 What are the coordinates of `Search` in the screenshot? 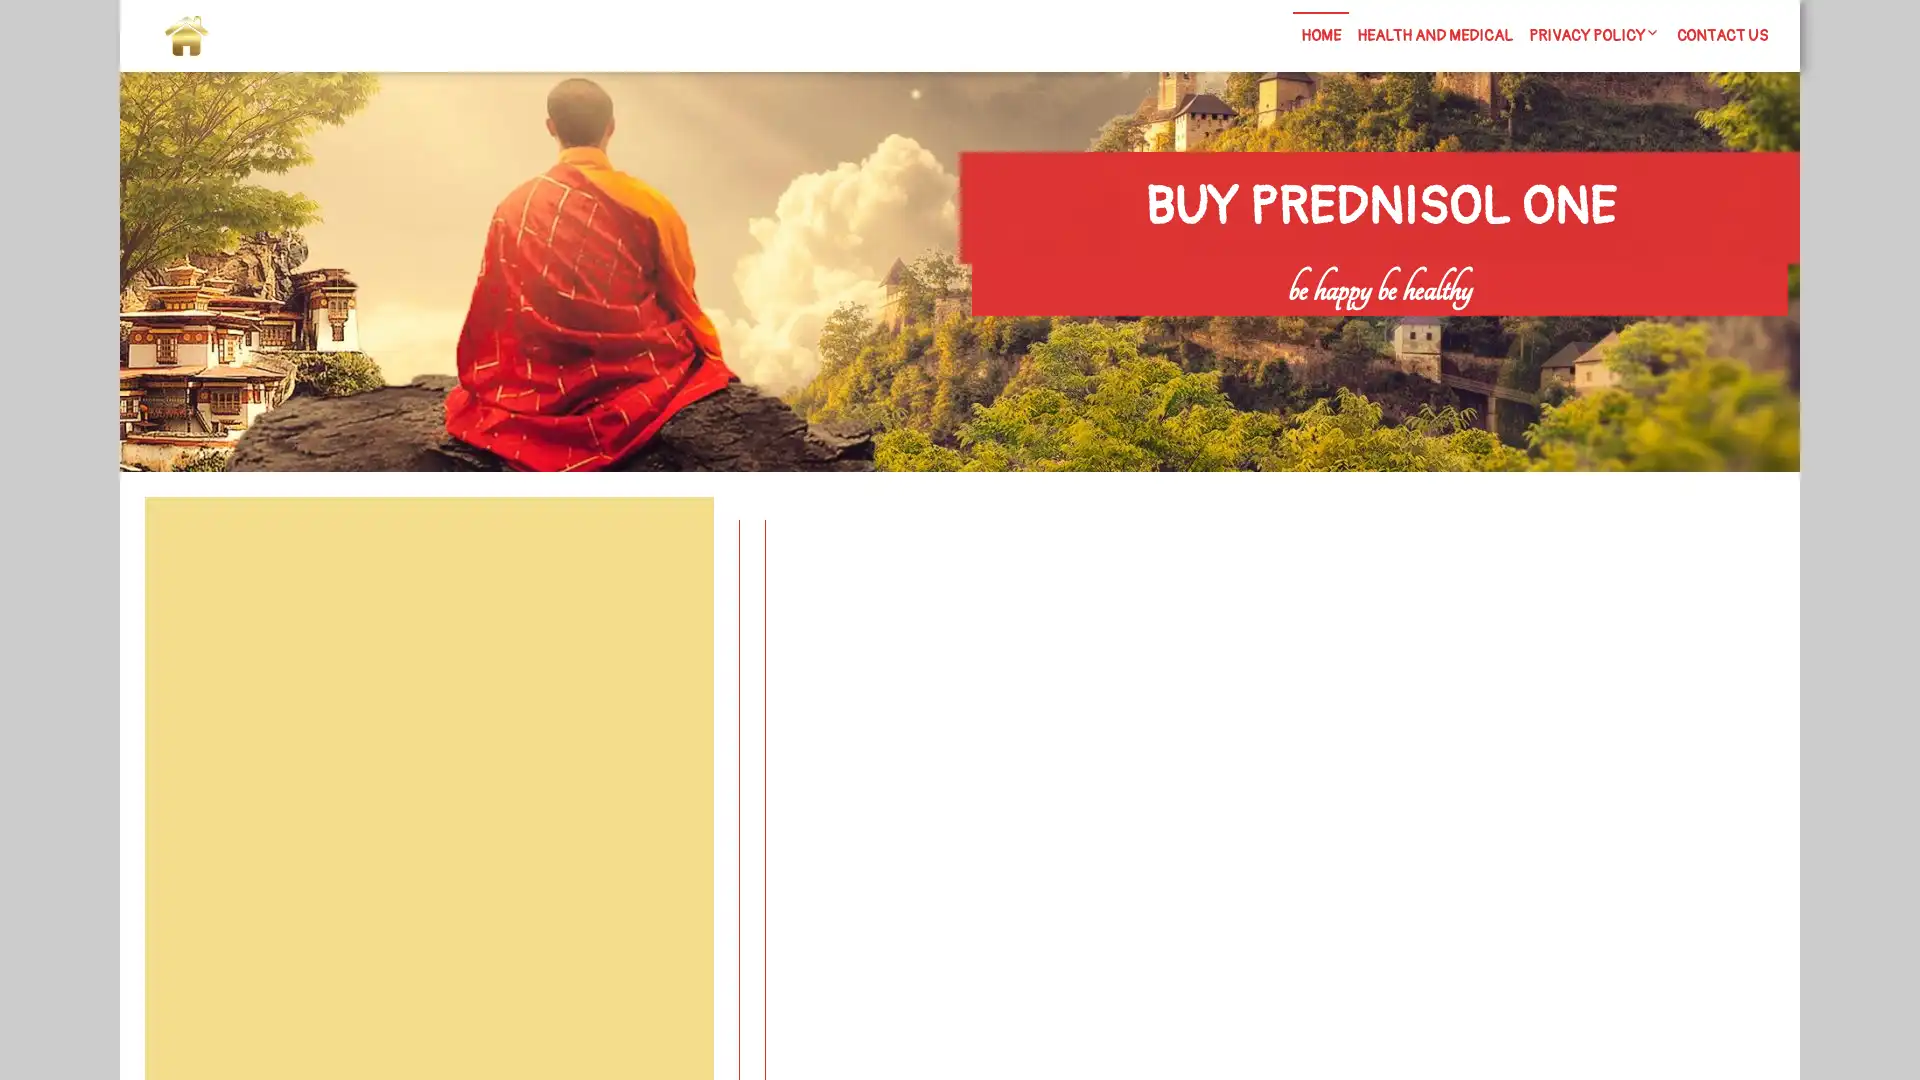 It's located at (1557, 327).